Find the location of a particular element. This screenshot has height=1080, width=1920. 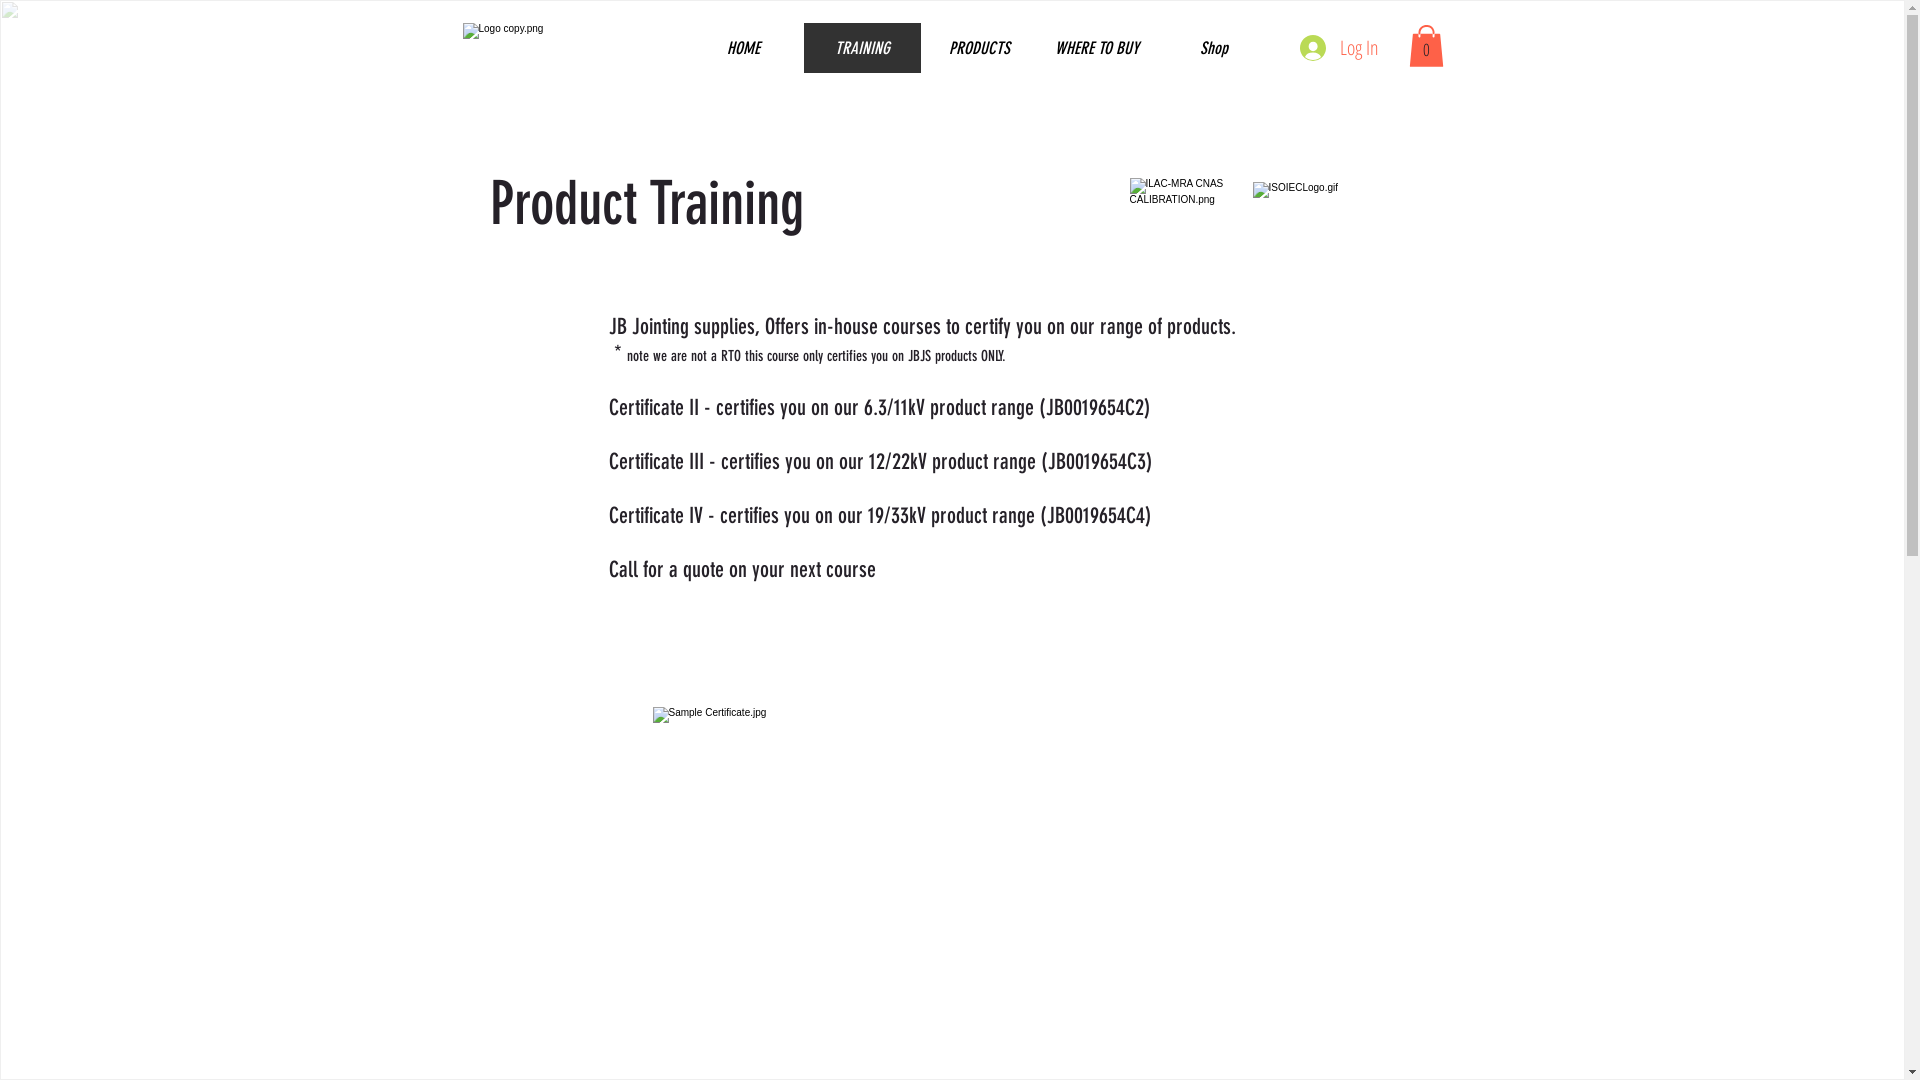

'0' is located at coordinates (1424, 45).